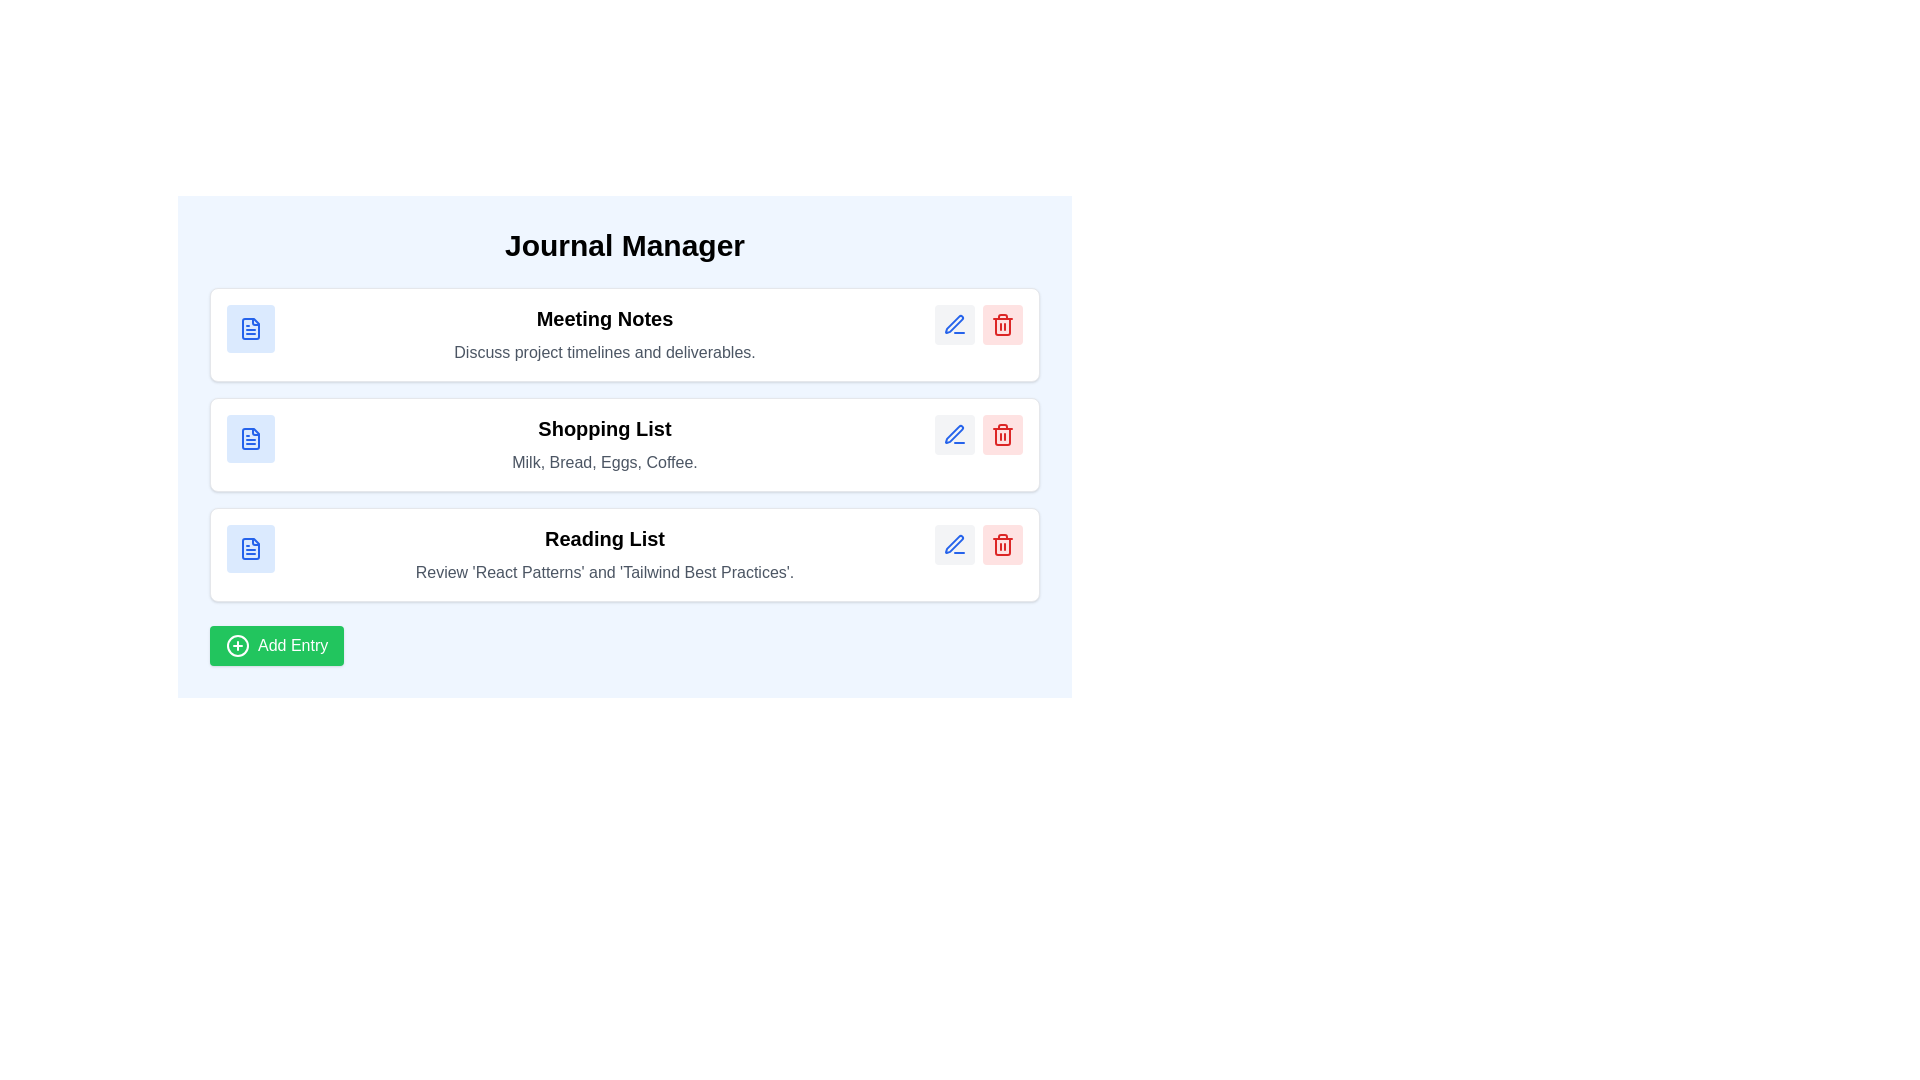  What do you see at coordinates (1003, 434) in the screenshot?
I see `the red button with a trash can icon` at bounding box center [1003, 434].